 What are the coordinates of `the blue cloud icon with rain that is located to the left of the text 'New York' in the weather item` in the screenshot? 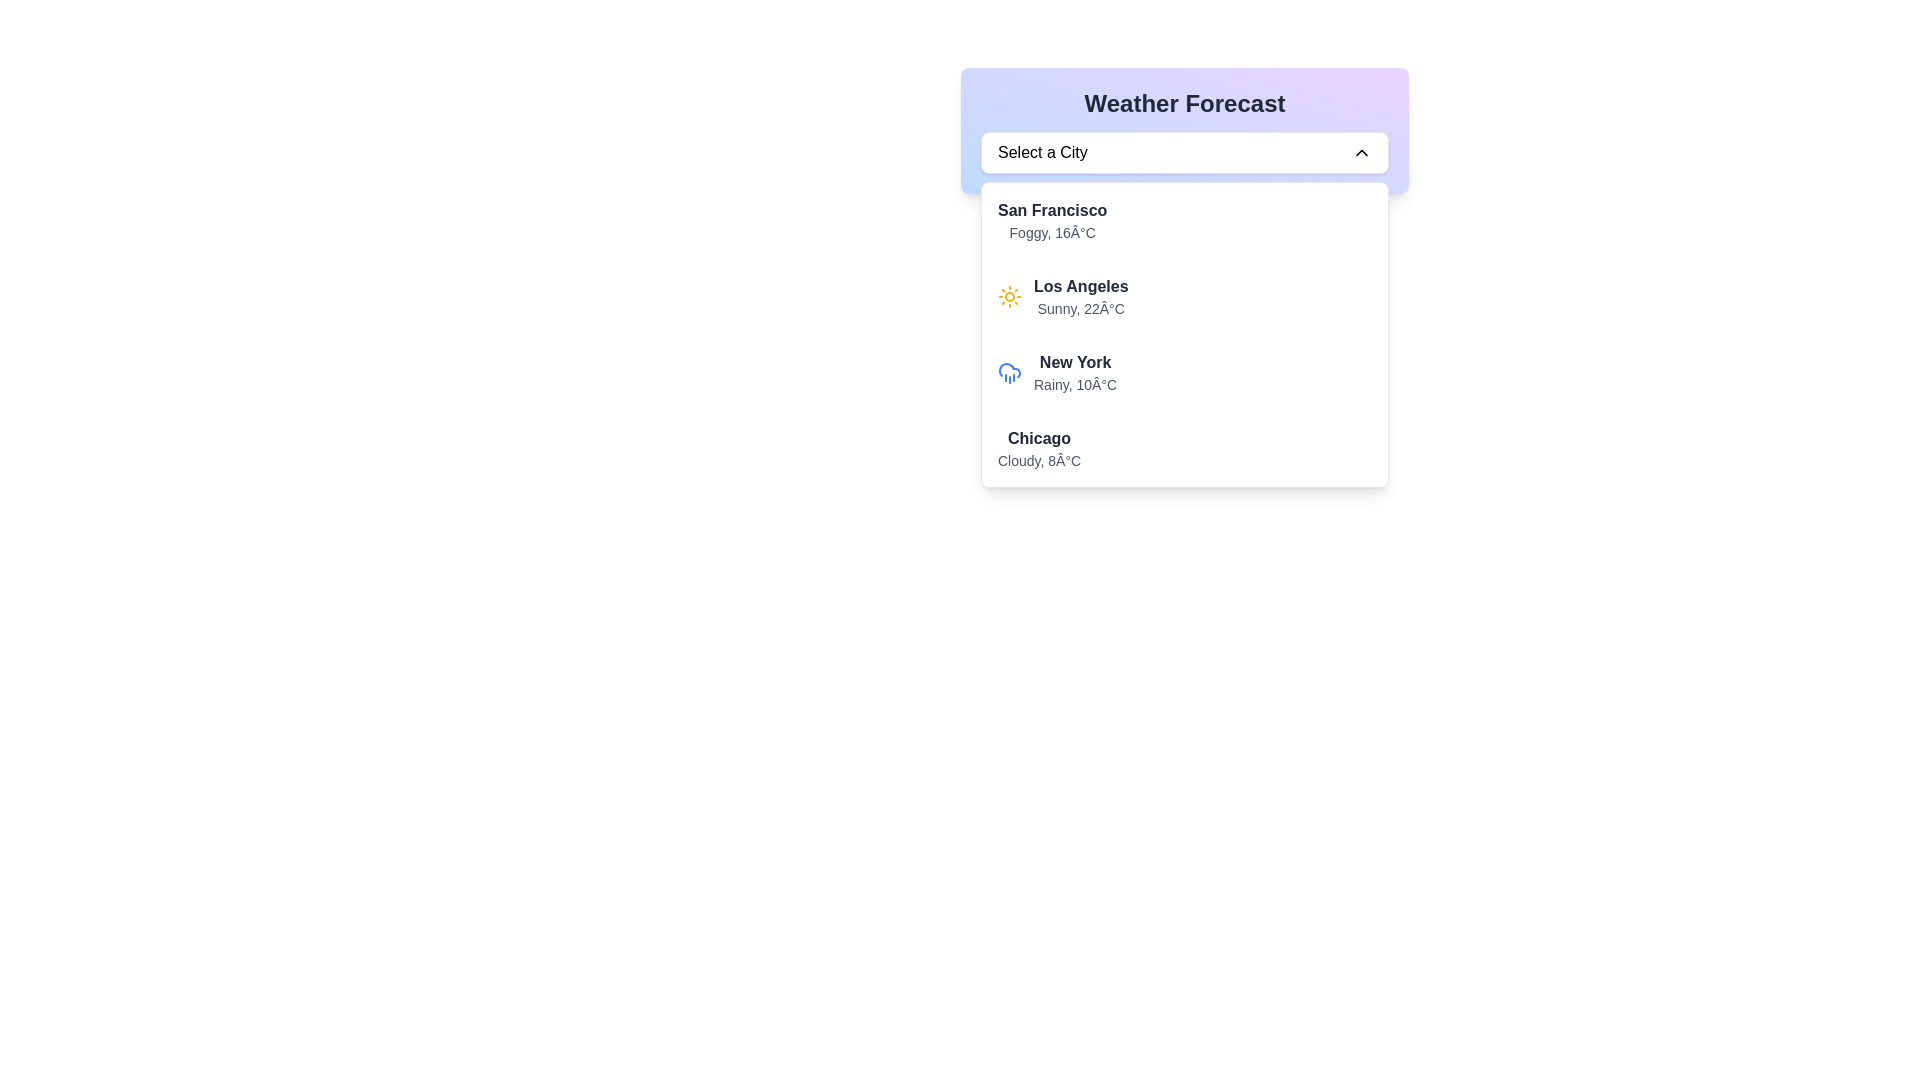 It's located at (1009, 370).